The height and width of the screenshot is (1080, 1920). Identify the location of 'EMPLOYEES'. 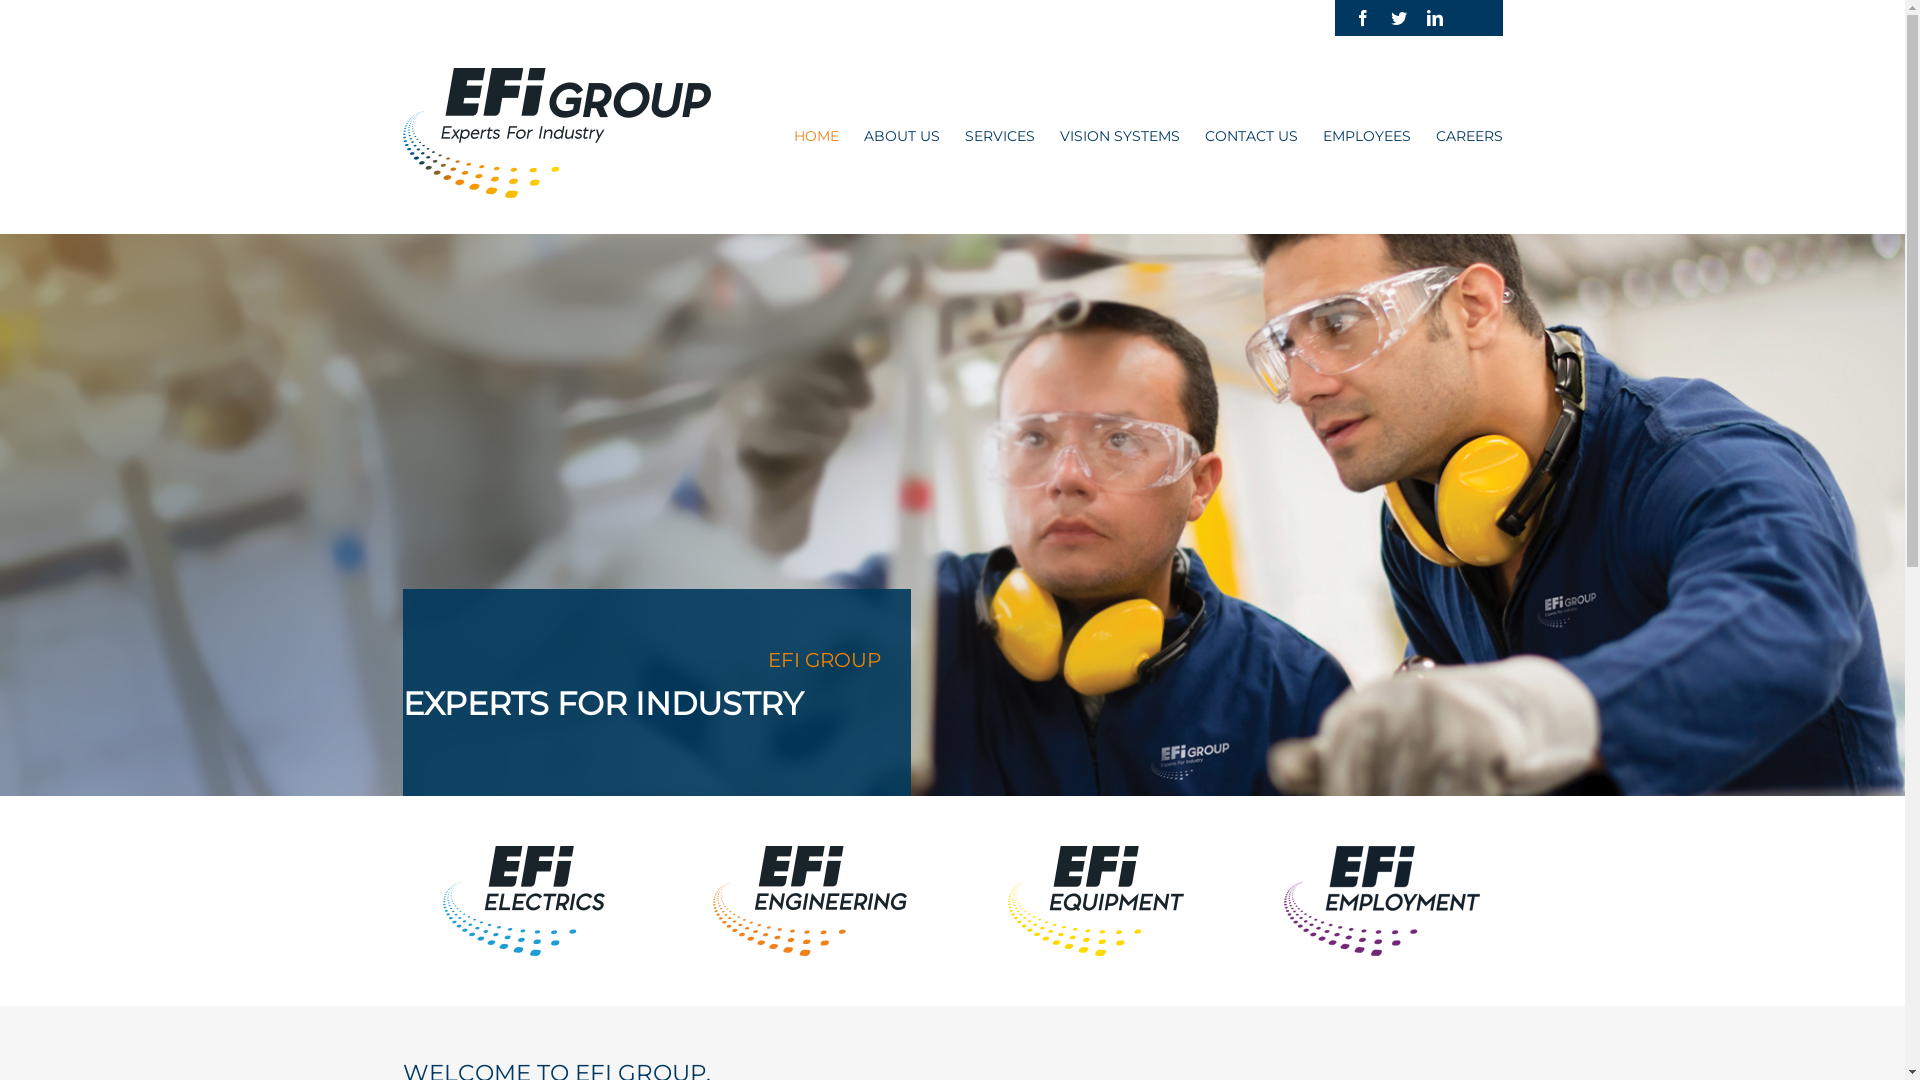
(1321, 135).